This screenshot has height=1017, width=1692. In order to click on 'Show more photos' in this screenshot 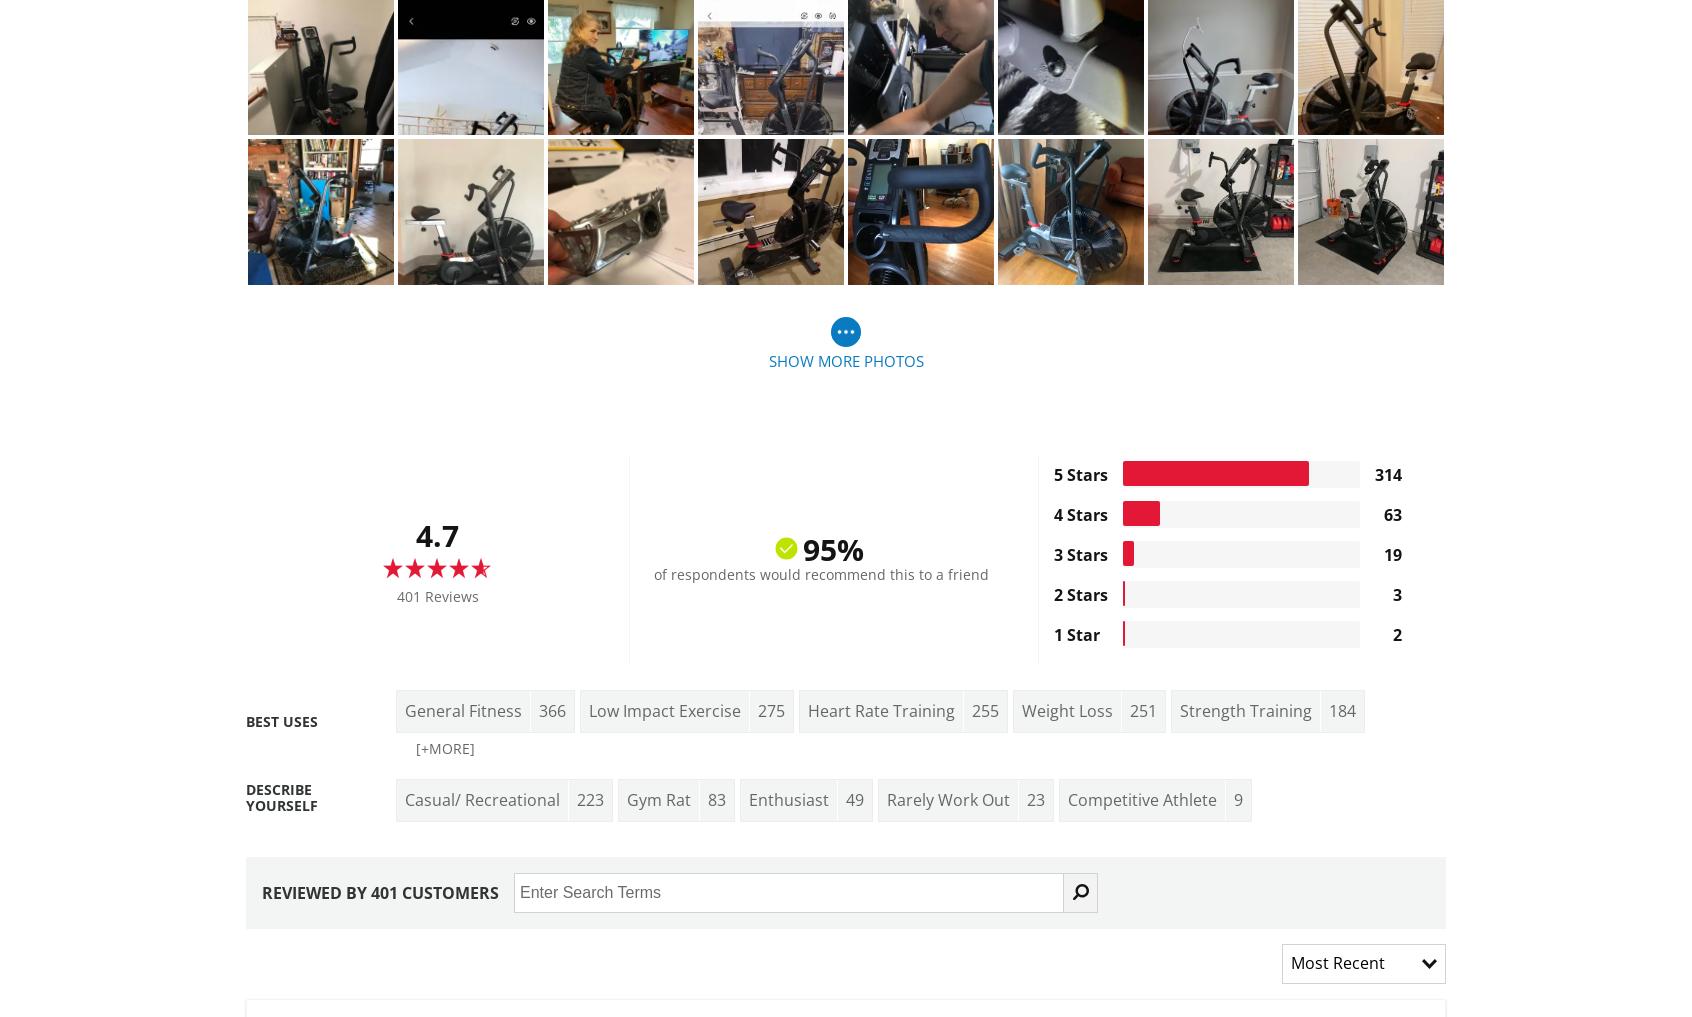, I will do `click(845, 359)`.